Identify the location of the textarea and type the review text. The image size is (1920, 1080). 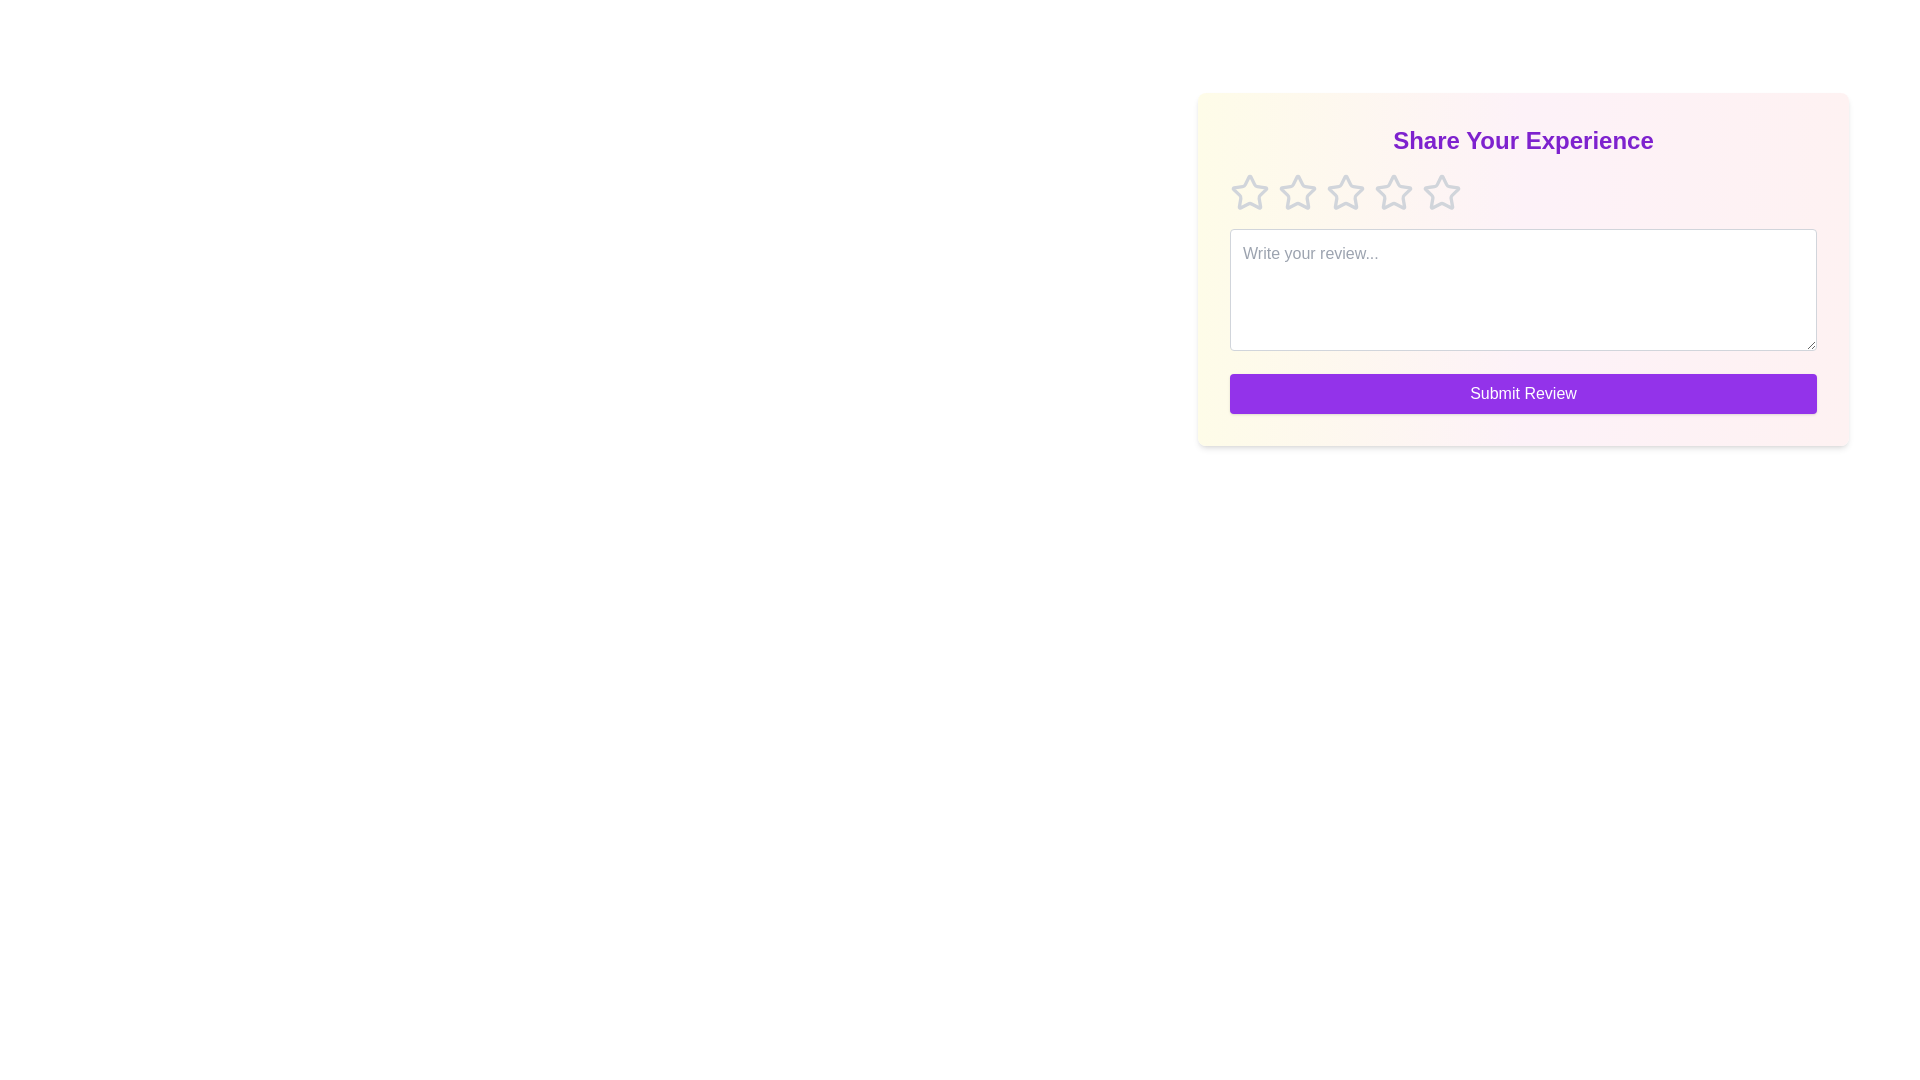
(1522, 289).